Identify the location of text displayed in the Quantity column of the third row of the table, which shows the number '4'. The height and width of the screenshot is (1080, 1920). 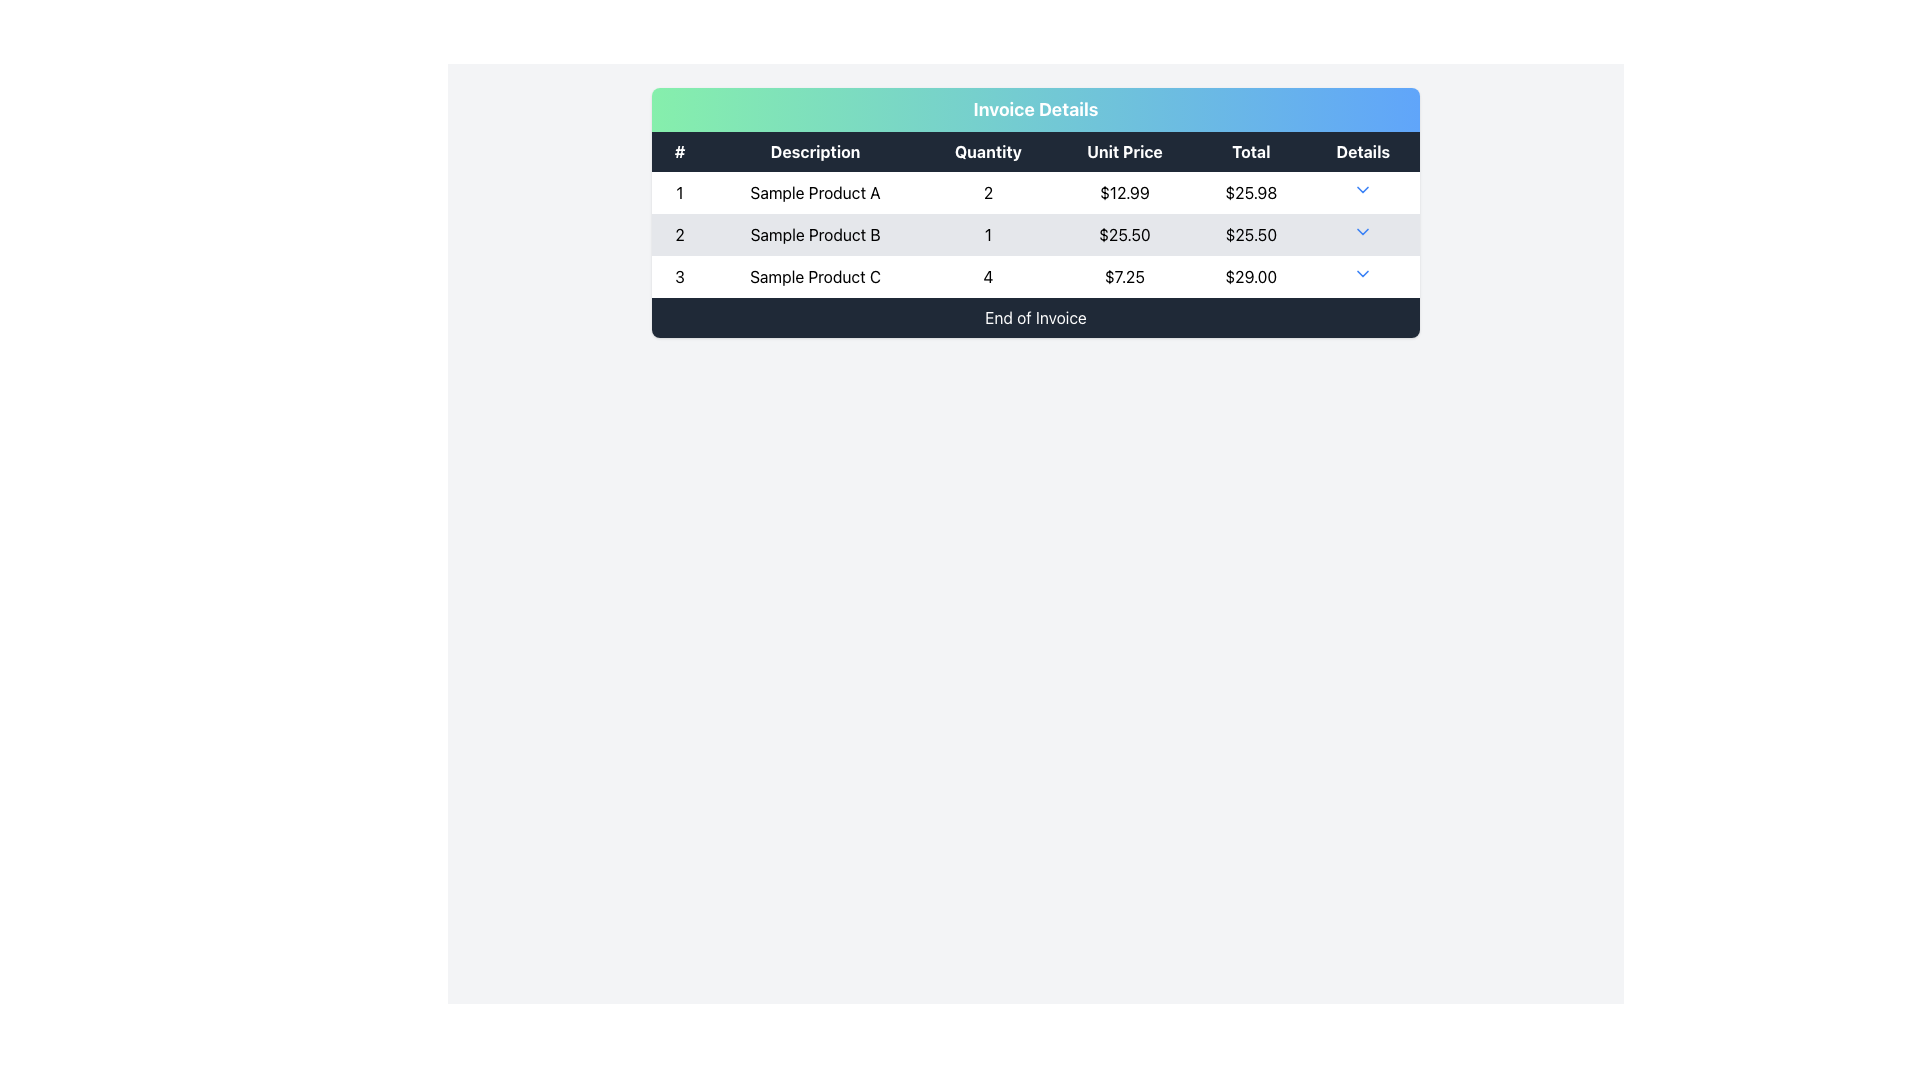
(988, 277).